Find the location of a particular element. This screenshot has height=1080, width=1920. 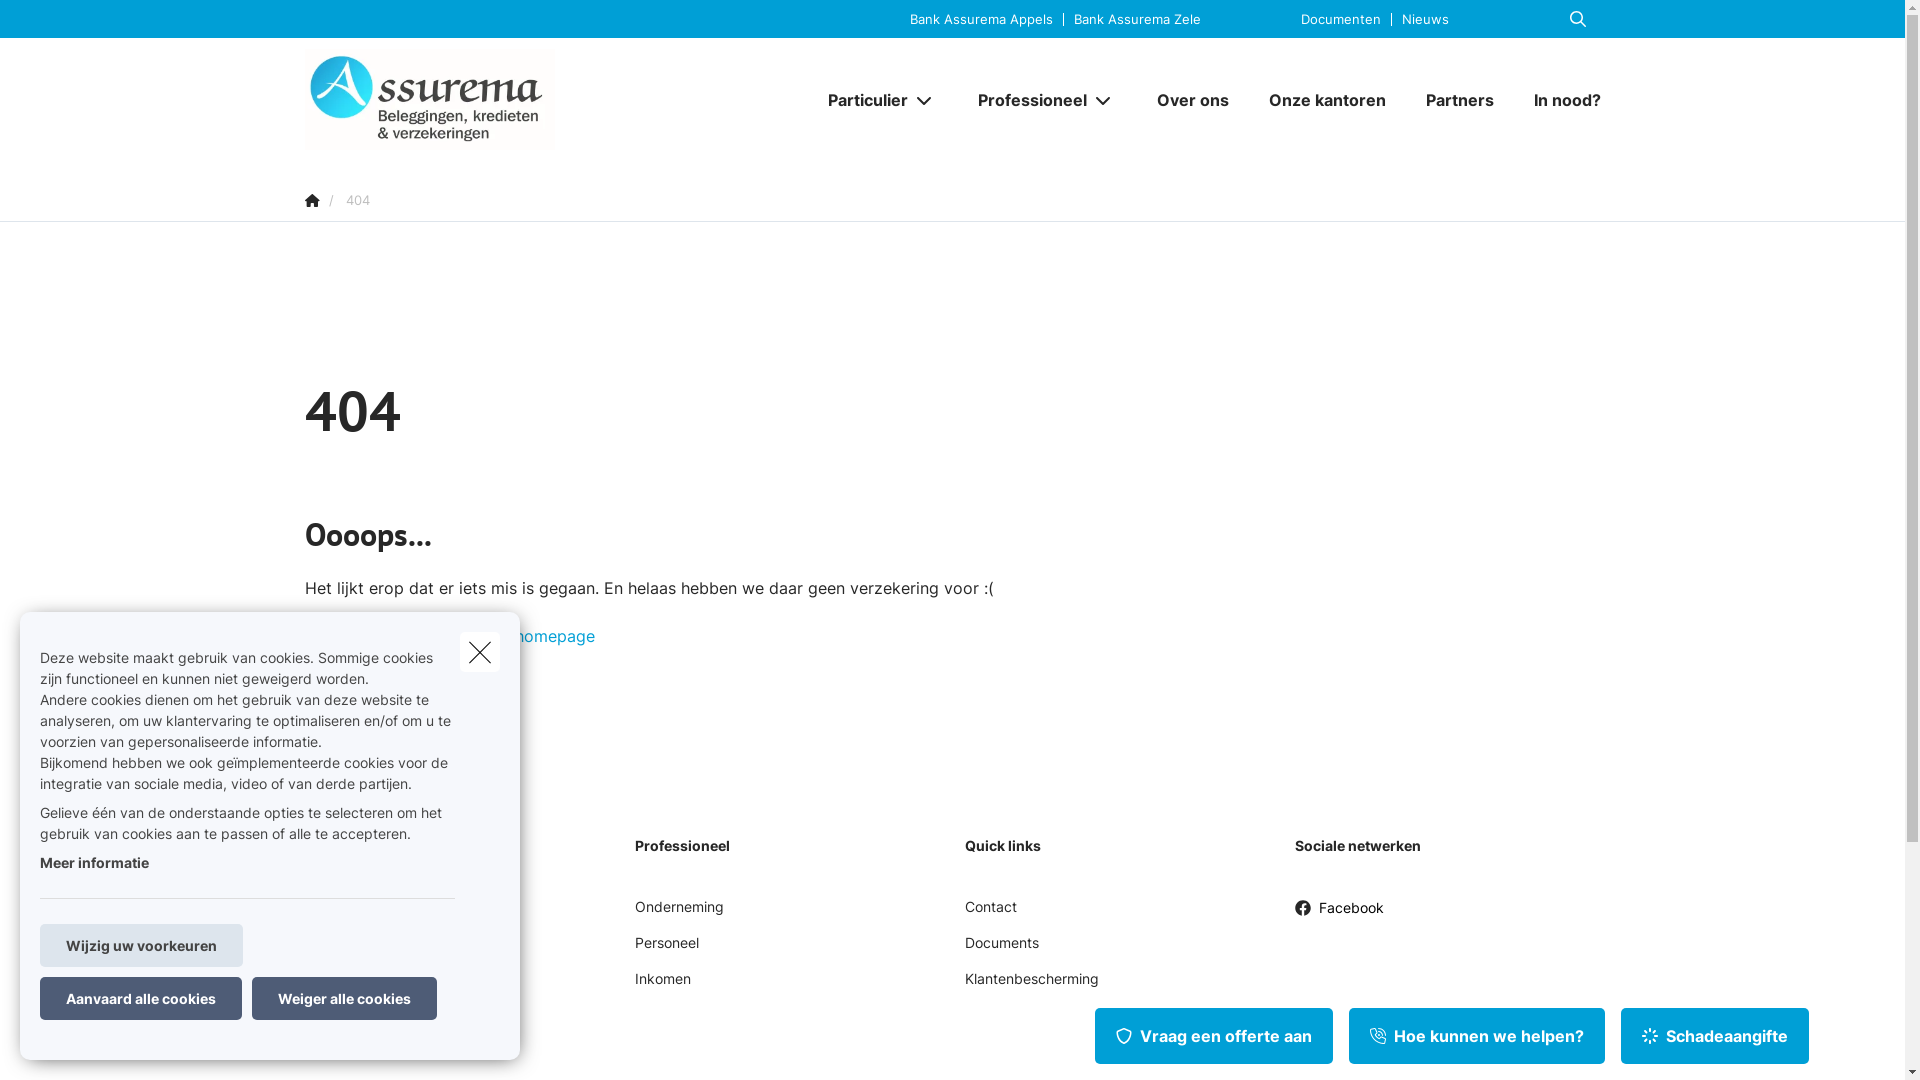

'In nood?' is located at coordinates (1556, 100).